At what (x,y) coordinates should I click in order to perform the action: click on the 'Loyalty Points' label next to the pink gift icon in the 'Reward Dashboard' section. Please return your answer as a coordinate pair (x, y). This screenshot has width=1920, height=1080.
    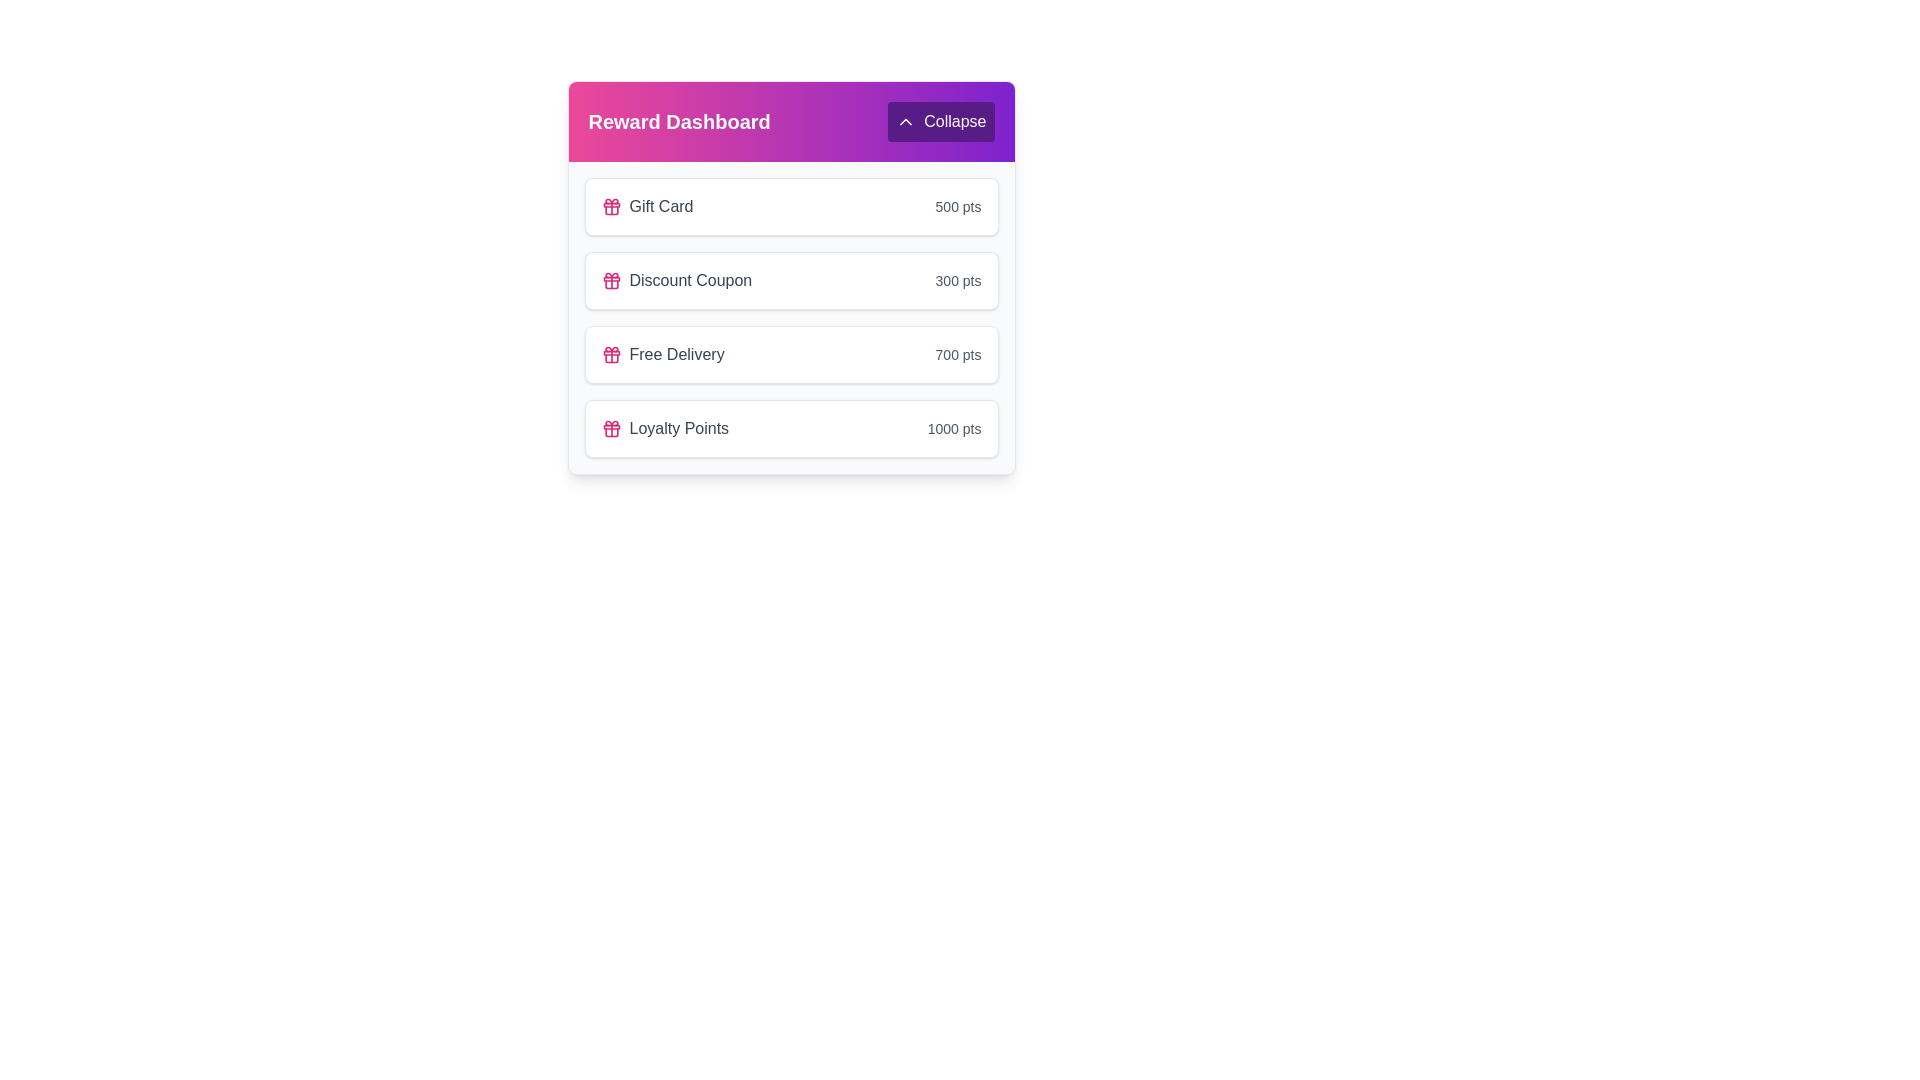
    Looking at the image, I should click on (665, 427).